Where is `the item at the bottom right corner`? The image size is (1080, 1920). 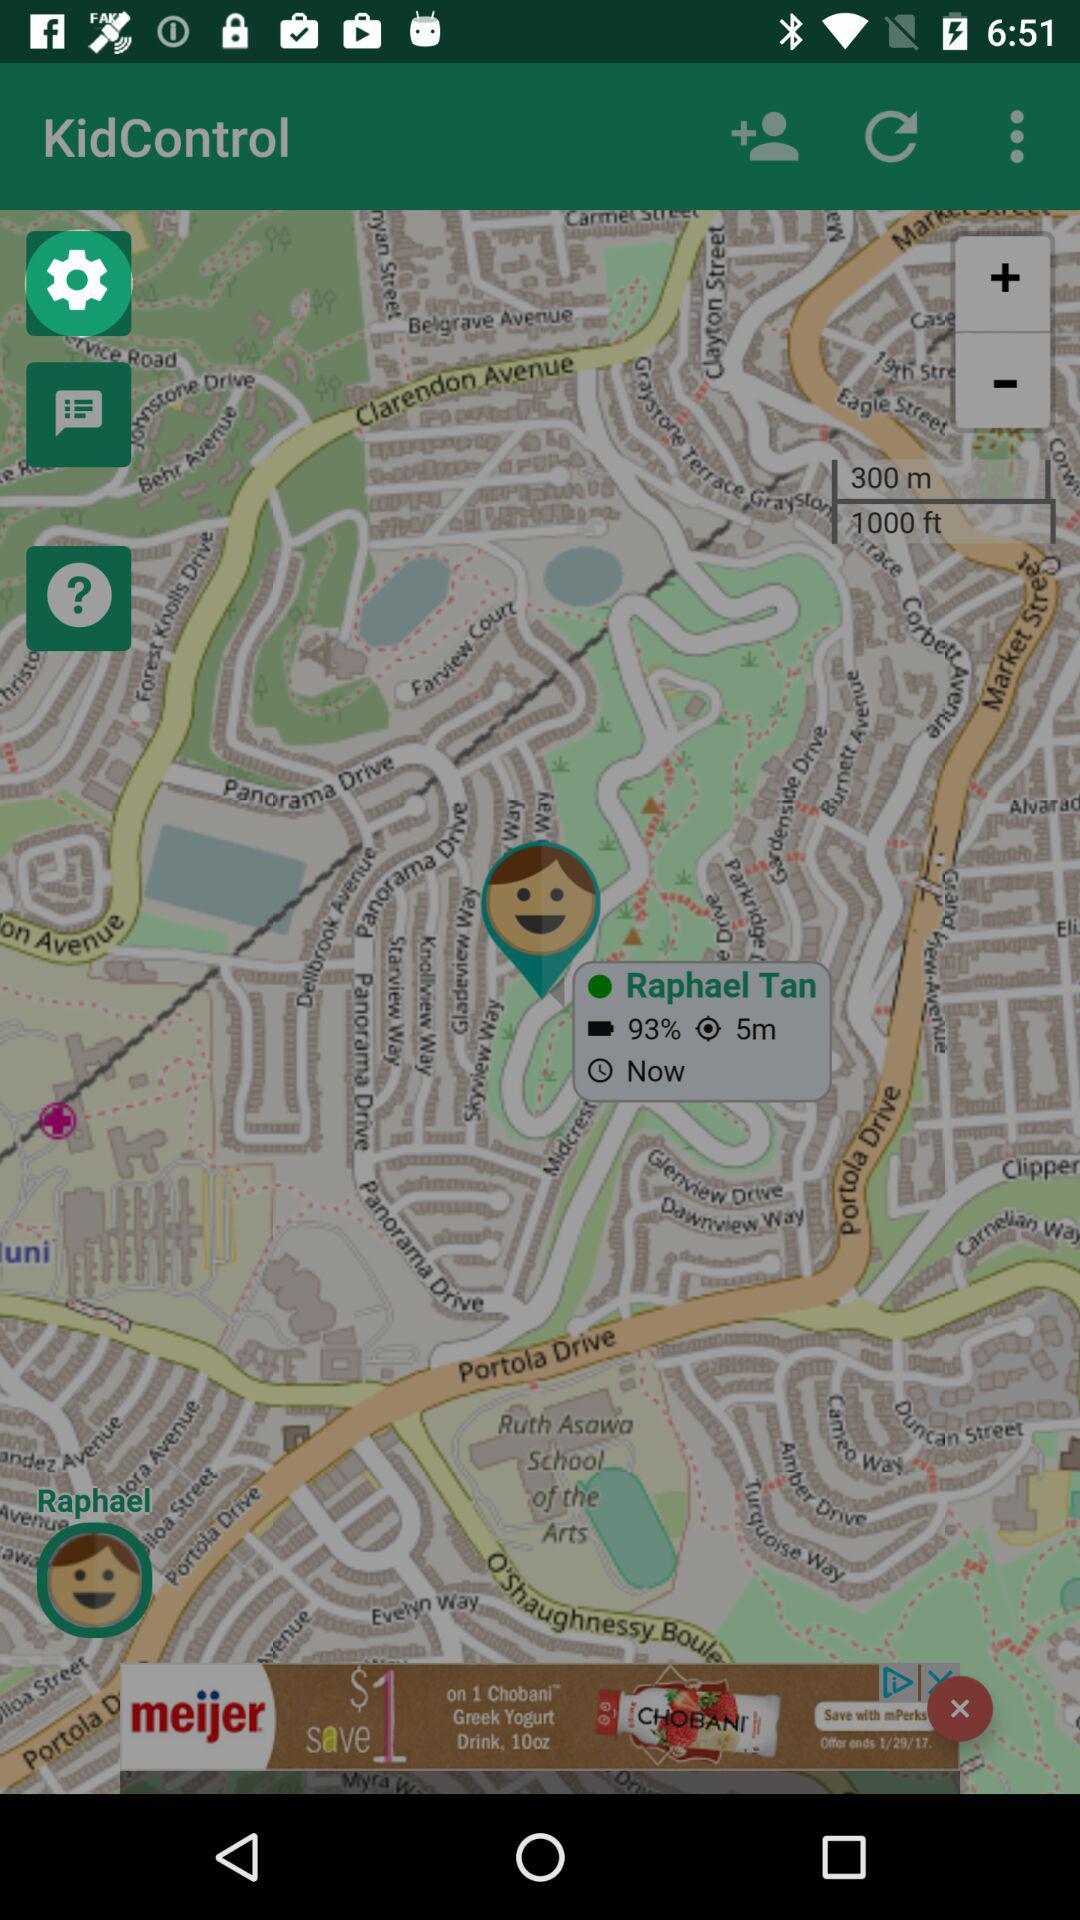
the item at the bottom right corner is located at coordinates (959, 1707).